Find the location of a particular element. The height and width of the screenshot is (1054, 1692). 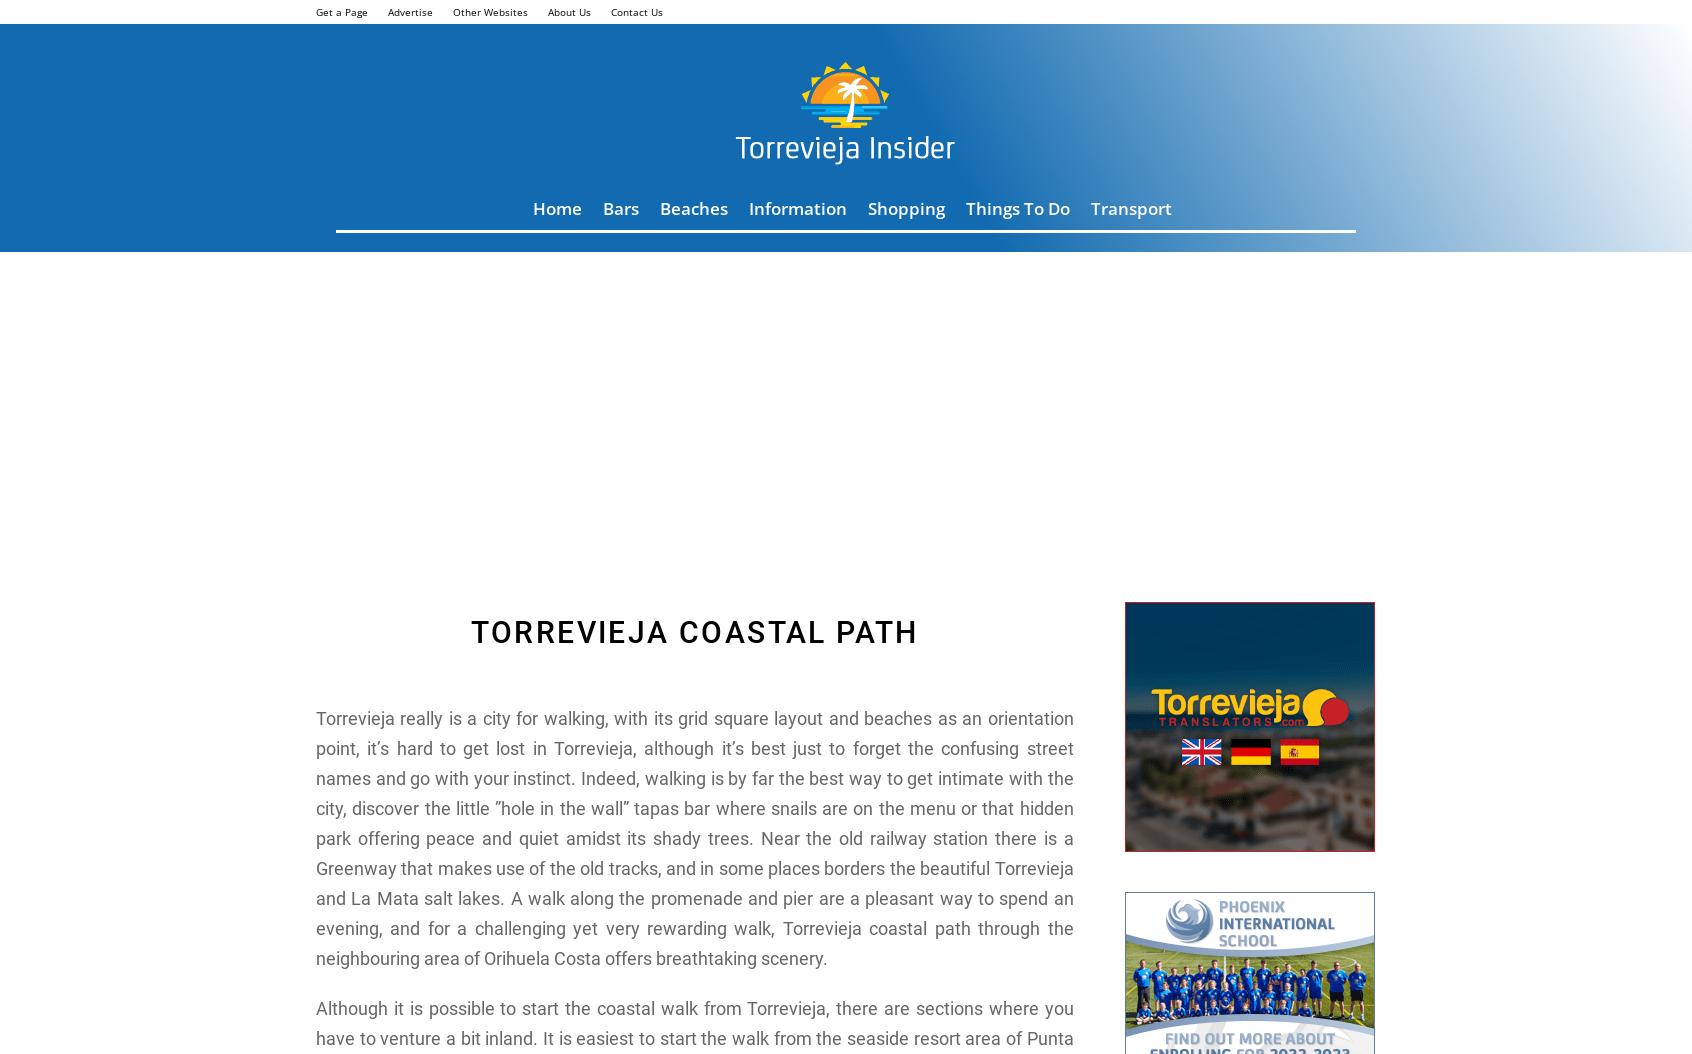

'Beaches' is located at coordinates (694, 207).